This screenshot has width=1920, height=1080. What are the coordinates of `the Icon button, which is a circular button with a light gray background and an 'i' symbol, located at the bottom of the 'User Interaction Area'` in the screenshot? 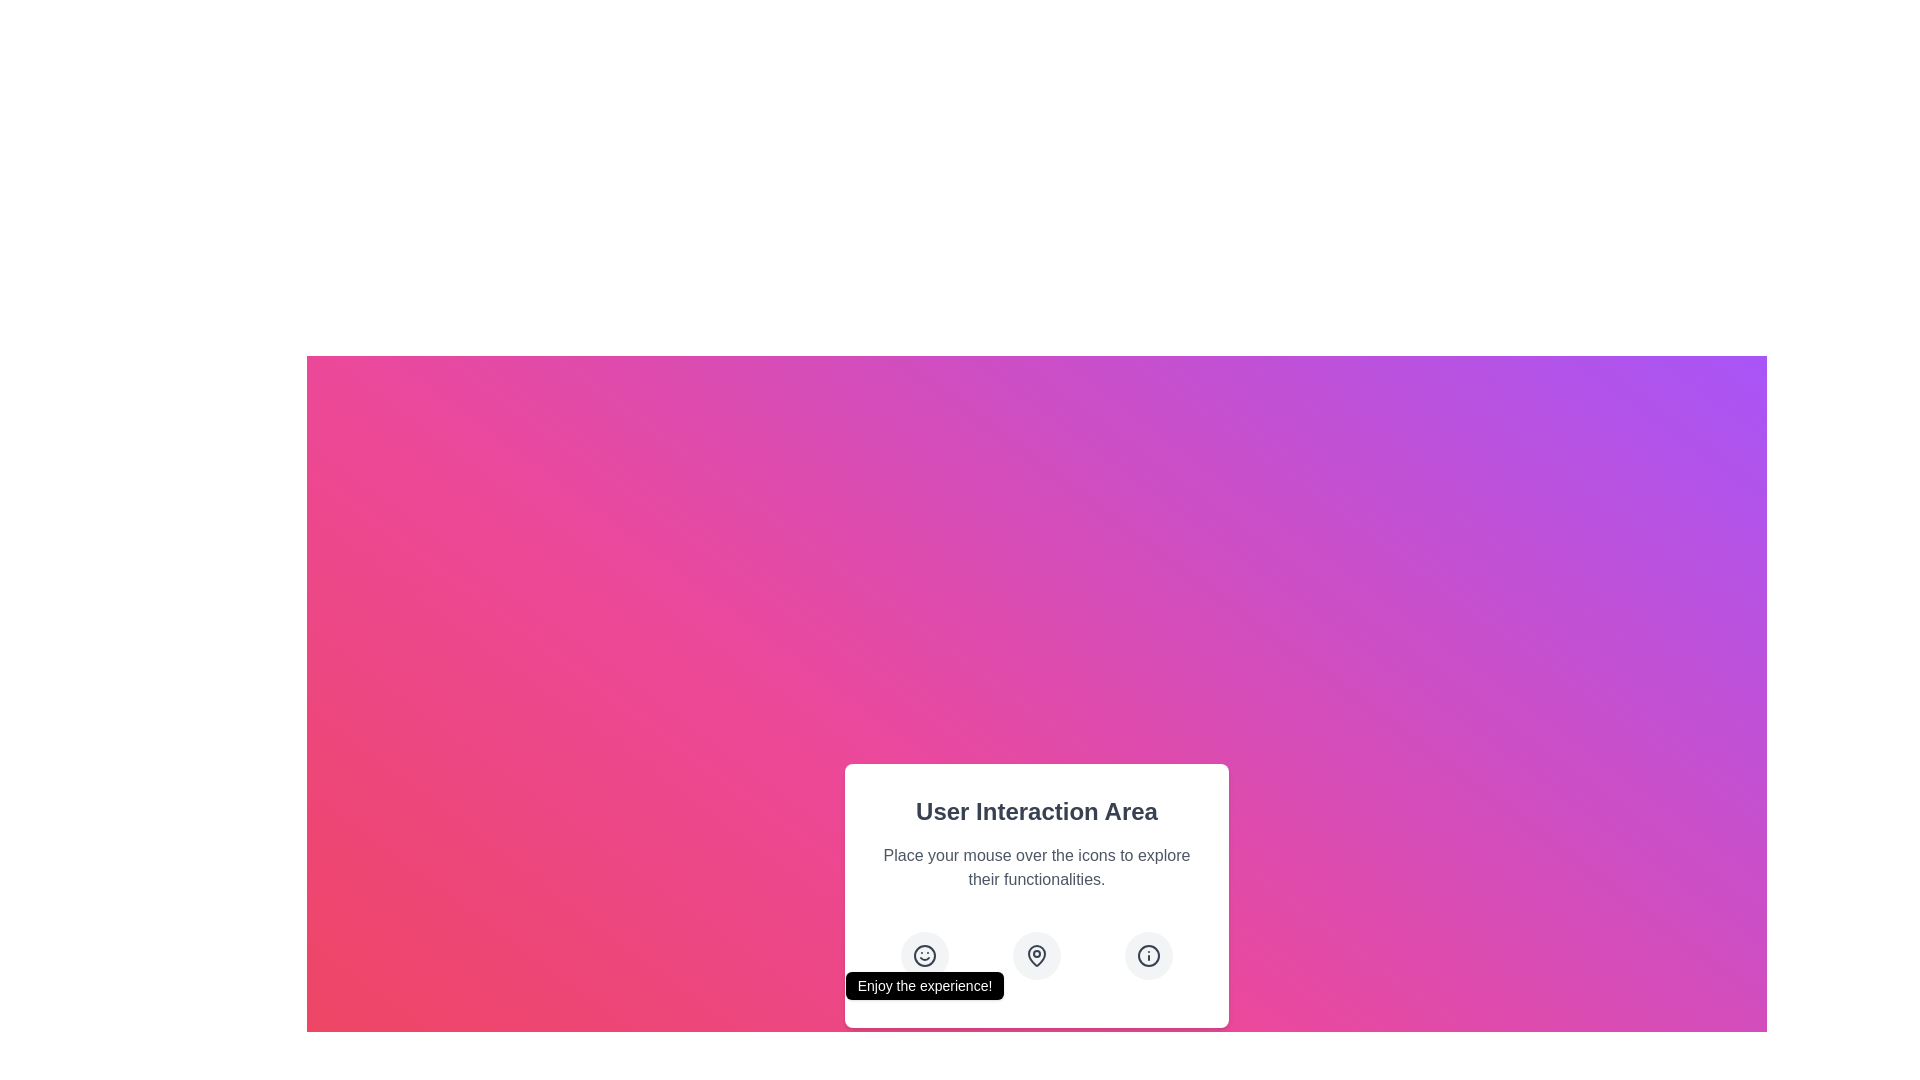 It's located at (1148, 955).